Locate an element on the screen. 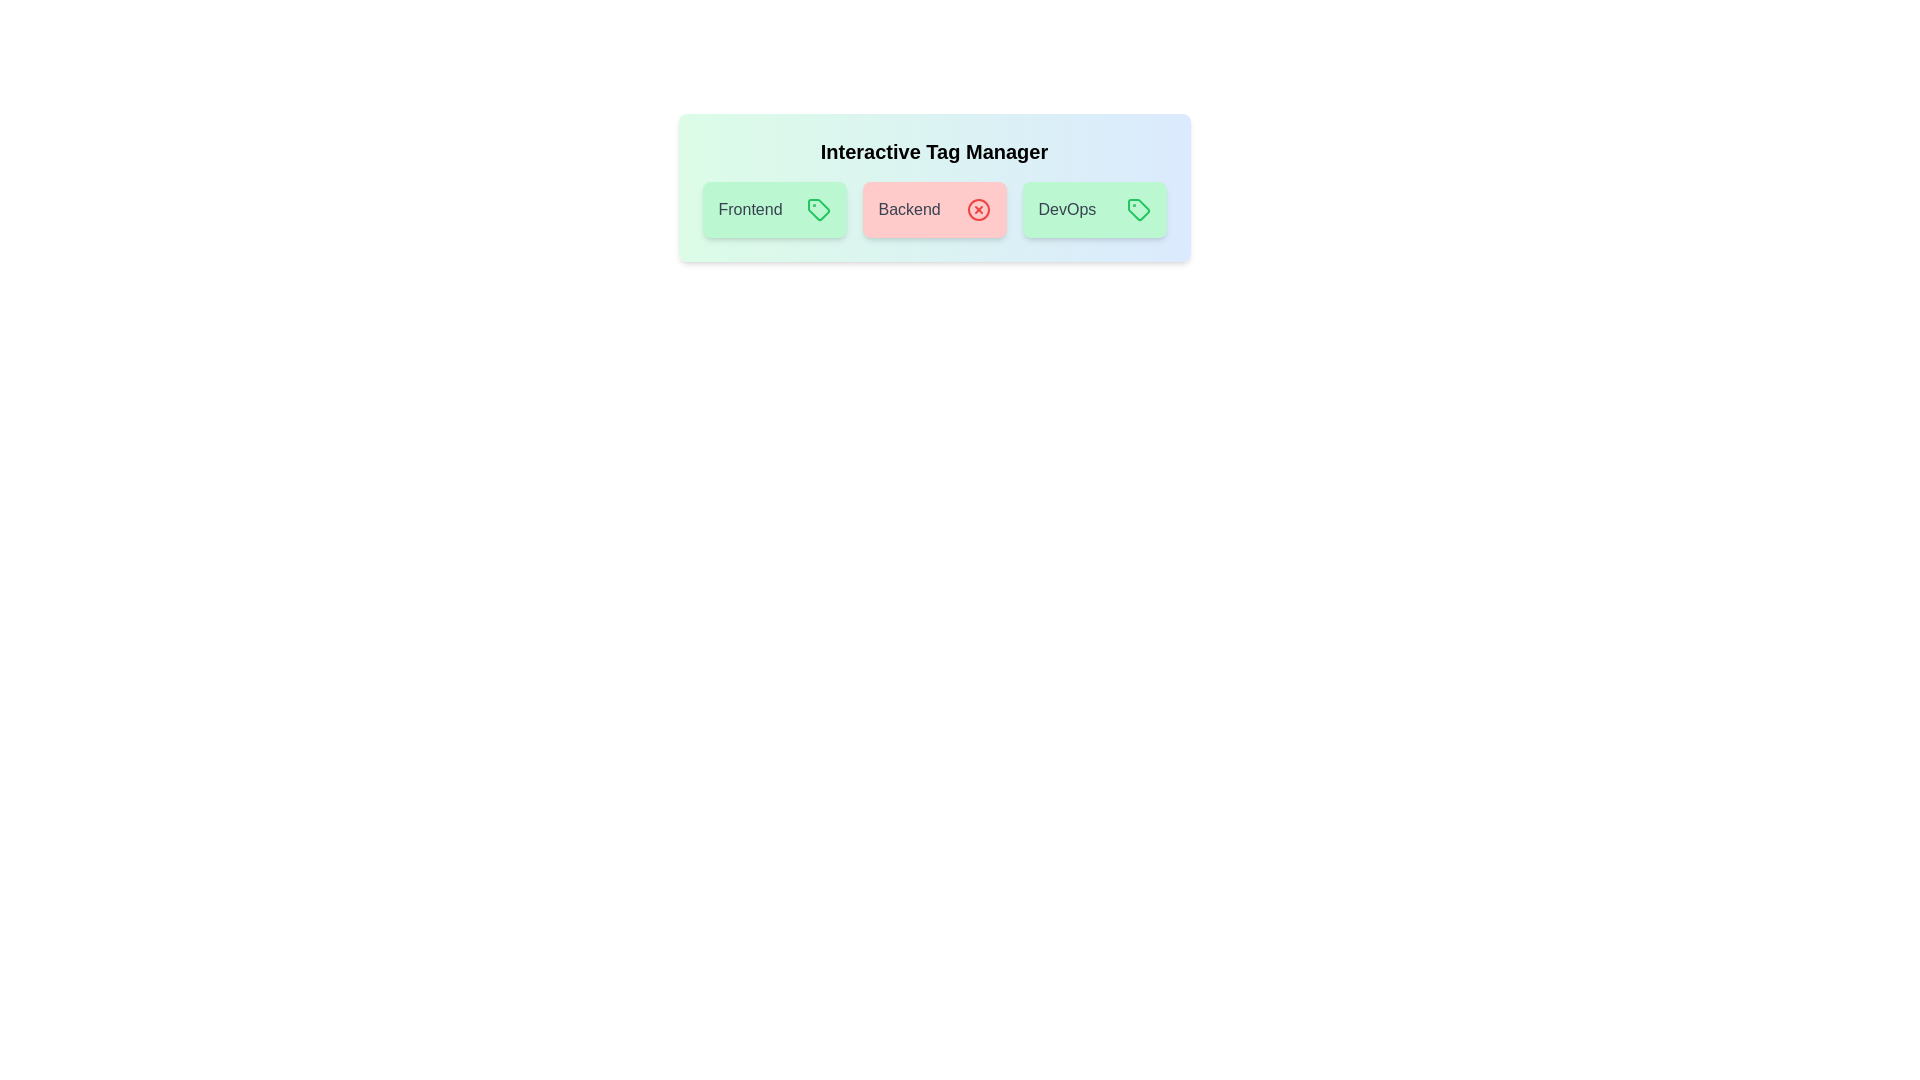 The height and width of the screenshot is (1080, 1920). the 'Frontend' tag to toggle its activation state is located at coordinates (773, 209).